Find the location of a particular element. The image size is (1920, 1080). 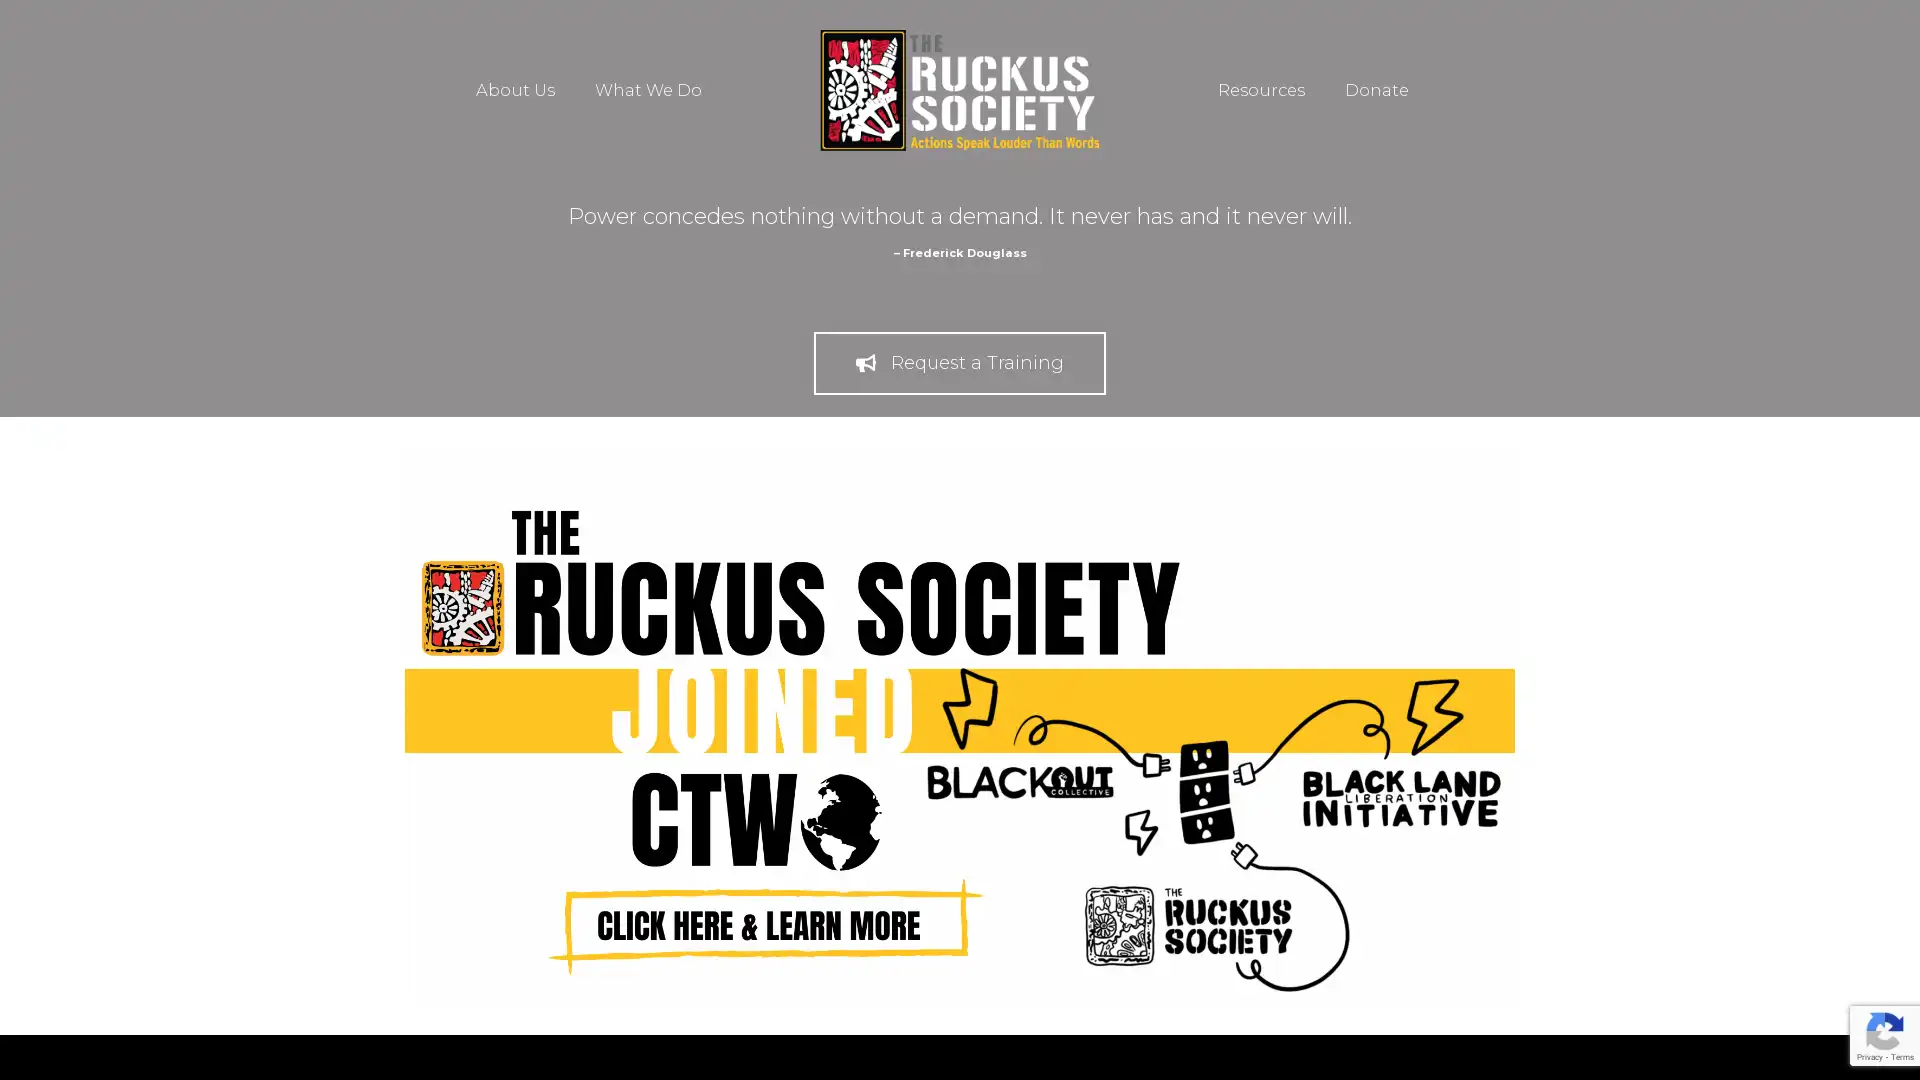

Request a Training is located at coordinates (960, 362).